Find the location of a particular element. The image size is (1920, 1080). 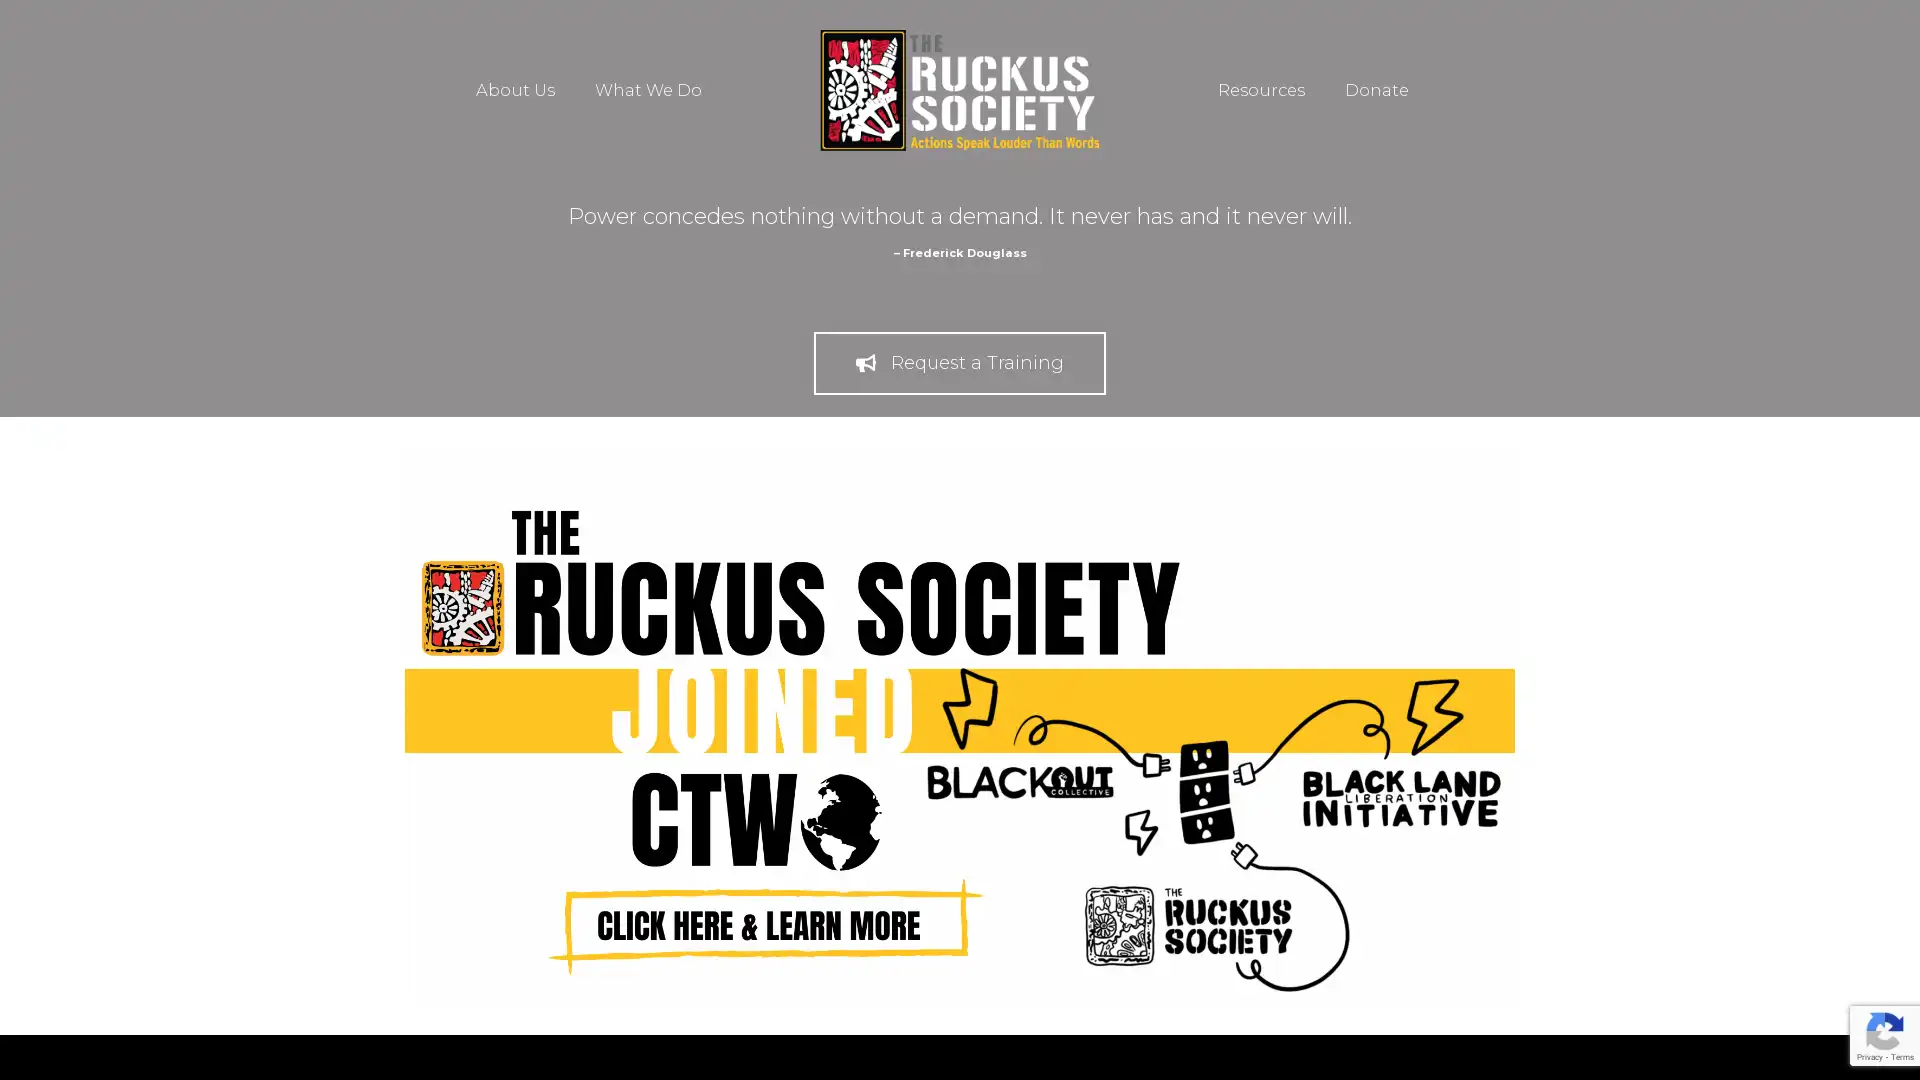

Request a Training is located at coordinates (960, 362).